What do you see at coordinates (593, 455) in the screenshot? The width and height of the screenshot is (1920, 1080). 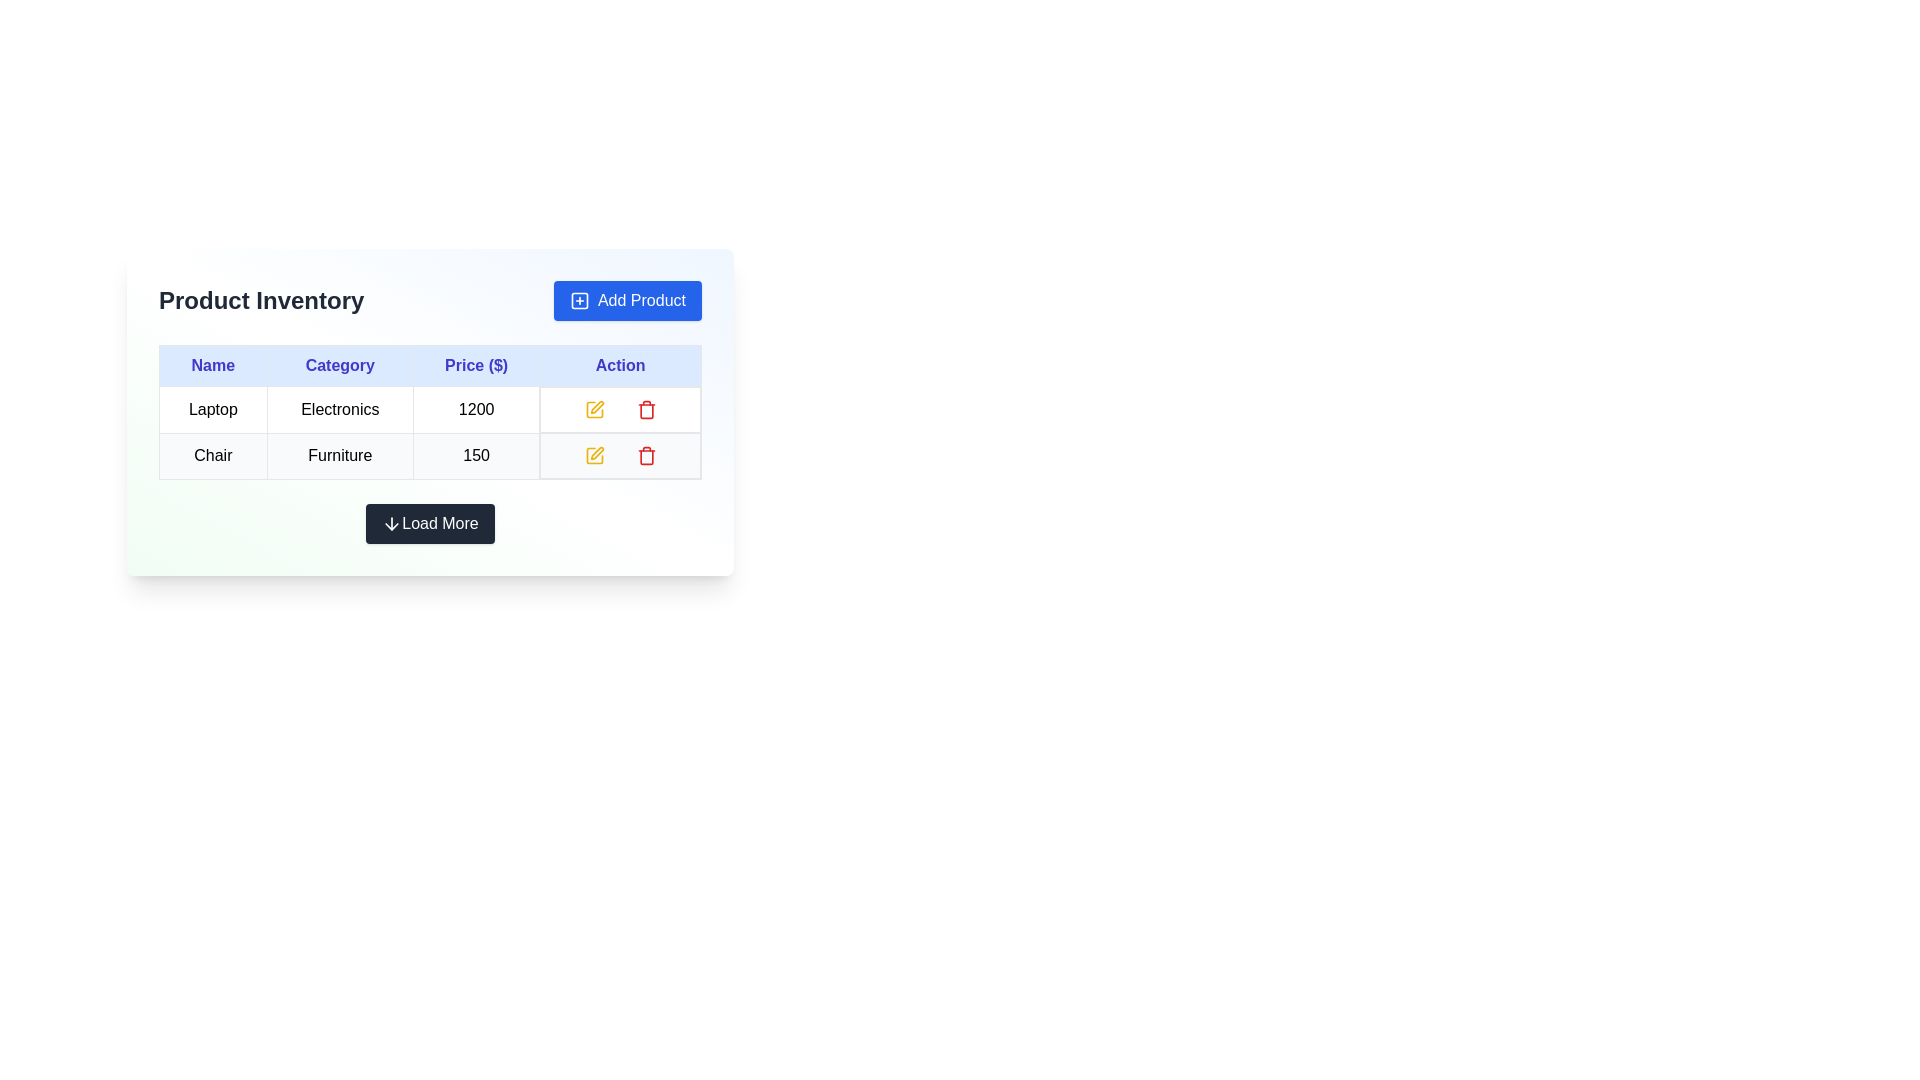 I see `the editing icon in the 'Action' column of the 'Chair' row` at bounding box center [593, 455].